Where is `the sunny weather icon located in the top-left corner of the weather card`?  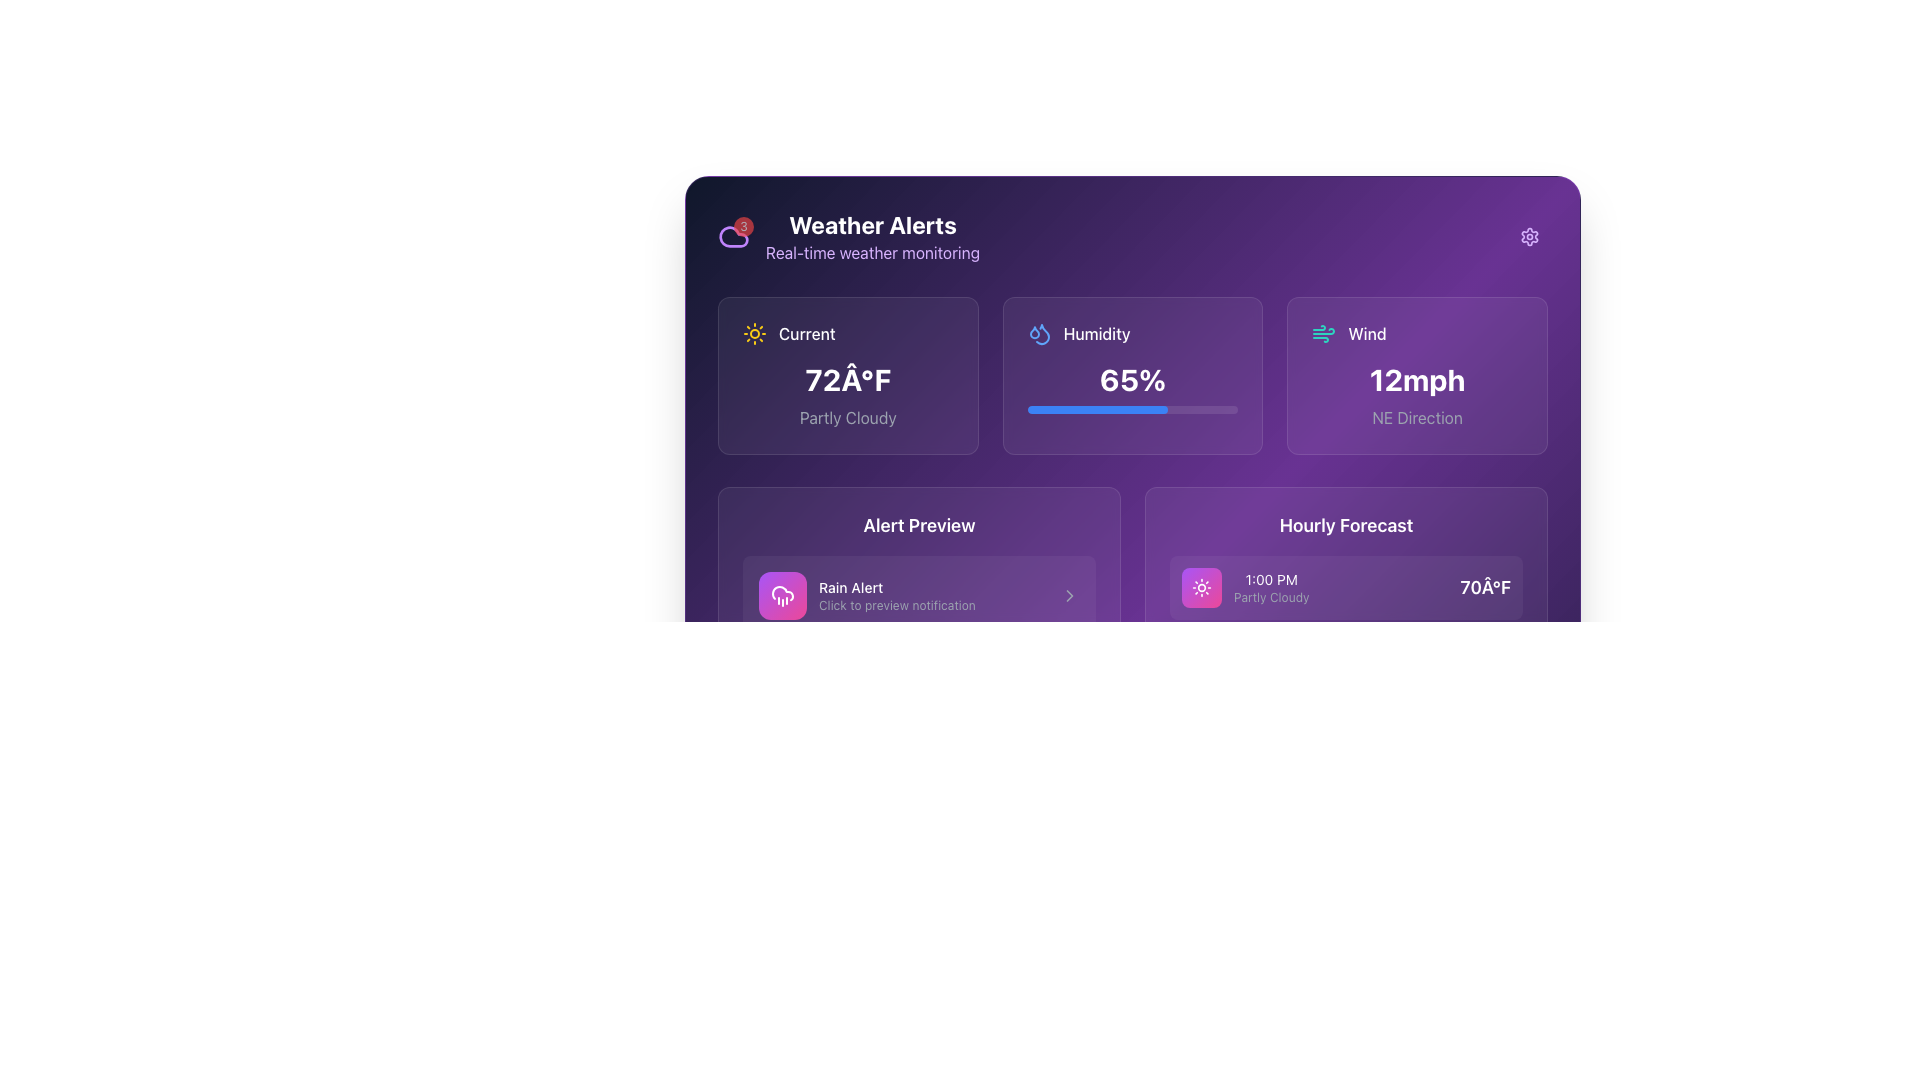 the sunny weather icon located in the top-left corner of the weather card is located at coordinates (1200, 586).